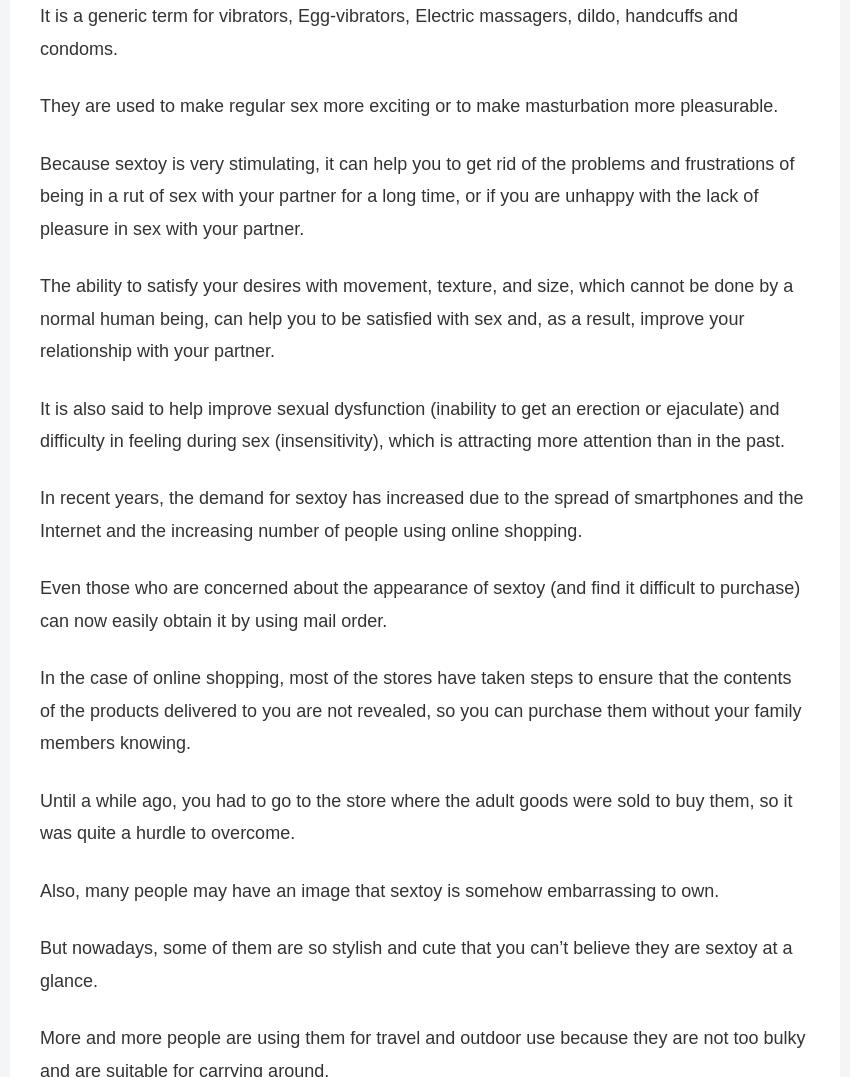 This screenshot has width=850, height=1077. I want to click on 'In the case of online shopping, most of the stores have taken steps to ensure that the contents of the products delivered to you are not revealed, so you can purchase them without your family members knowing.', so click(39, 710).